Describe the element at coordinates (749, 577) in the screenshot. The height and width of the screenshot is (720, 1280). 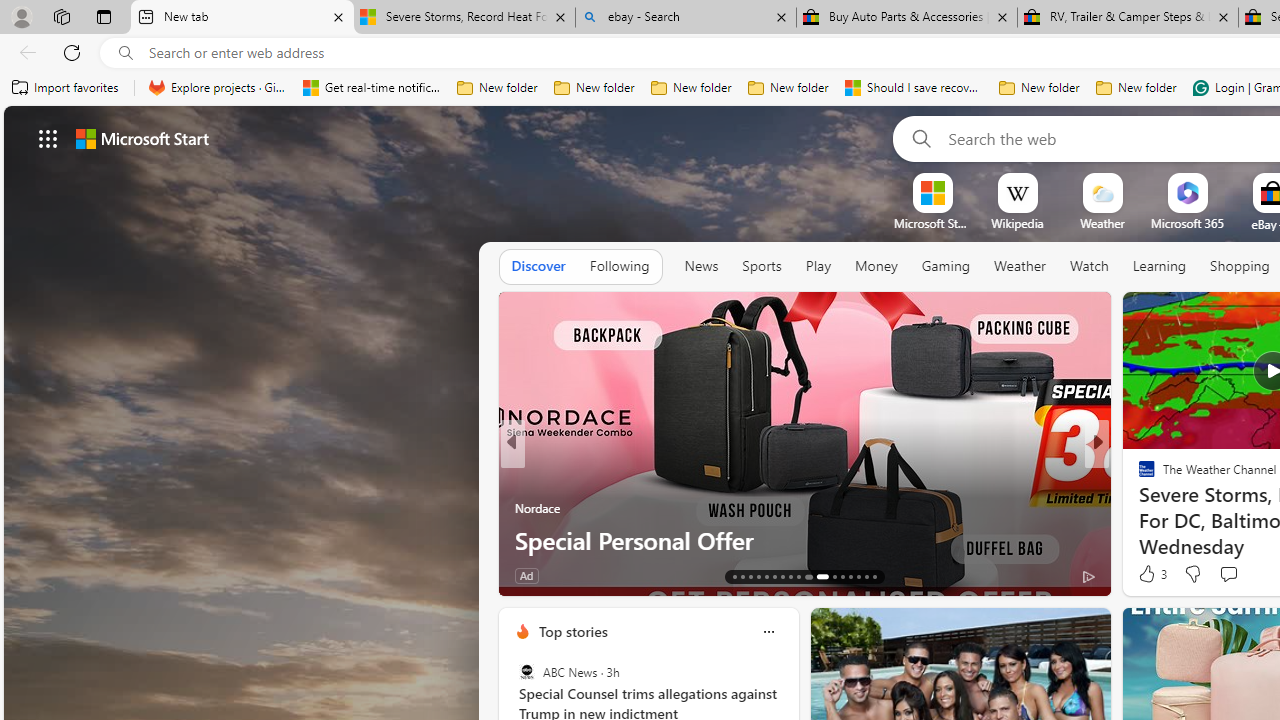
I see `'AutomationID: tab-15'` at that location.